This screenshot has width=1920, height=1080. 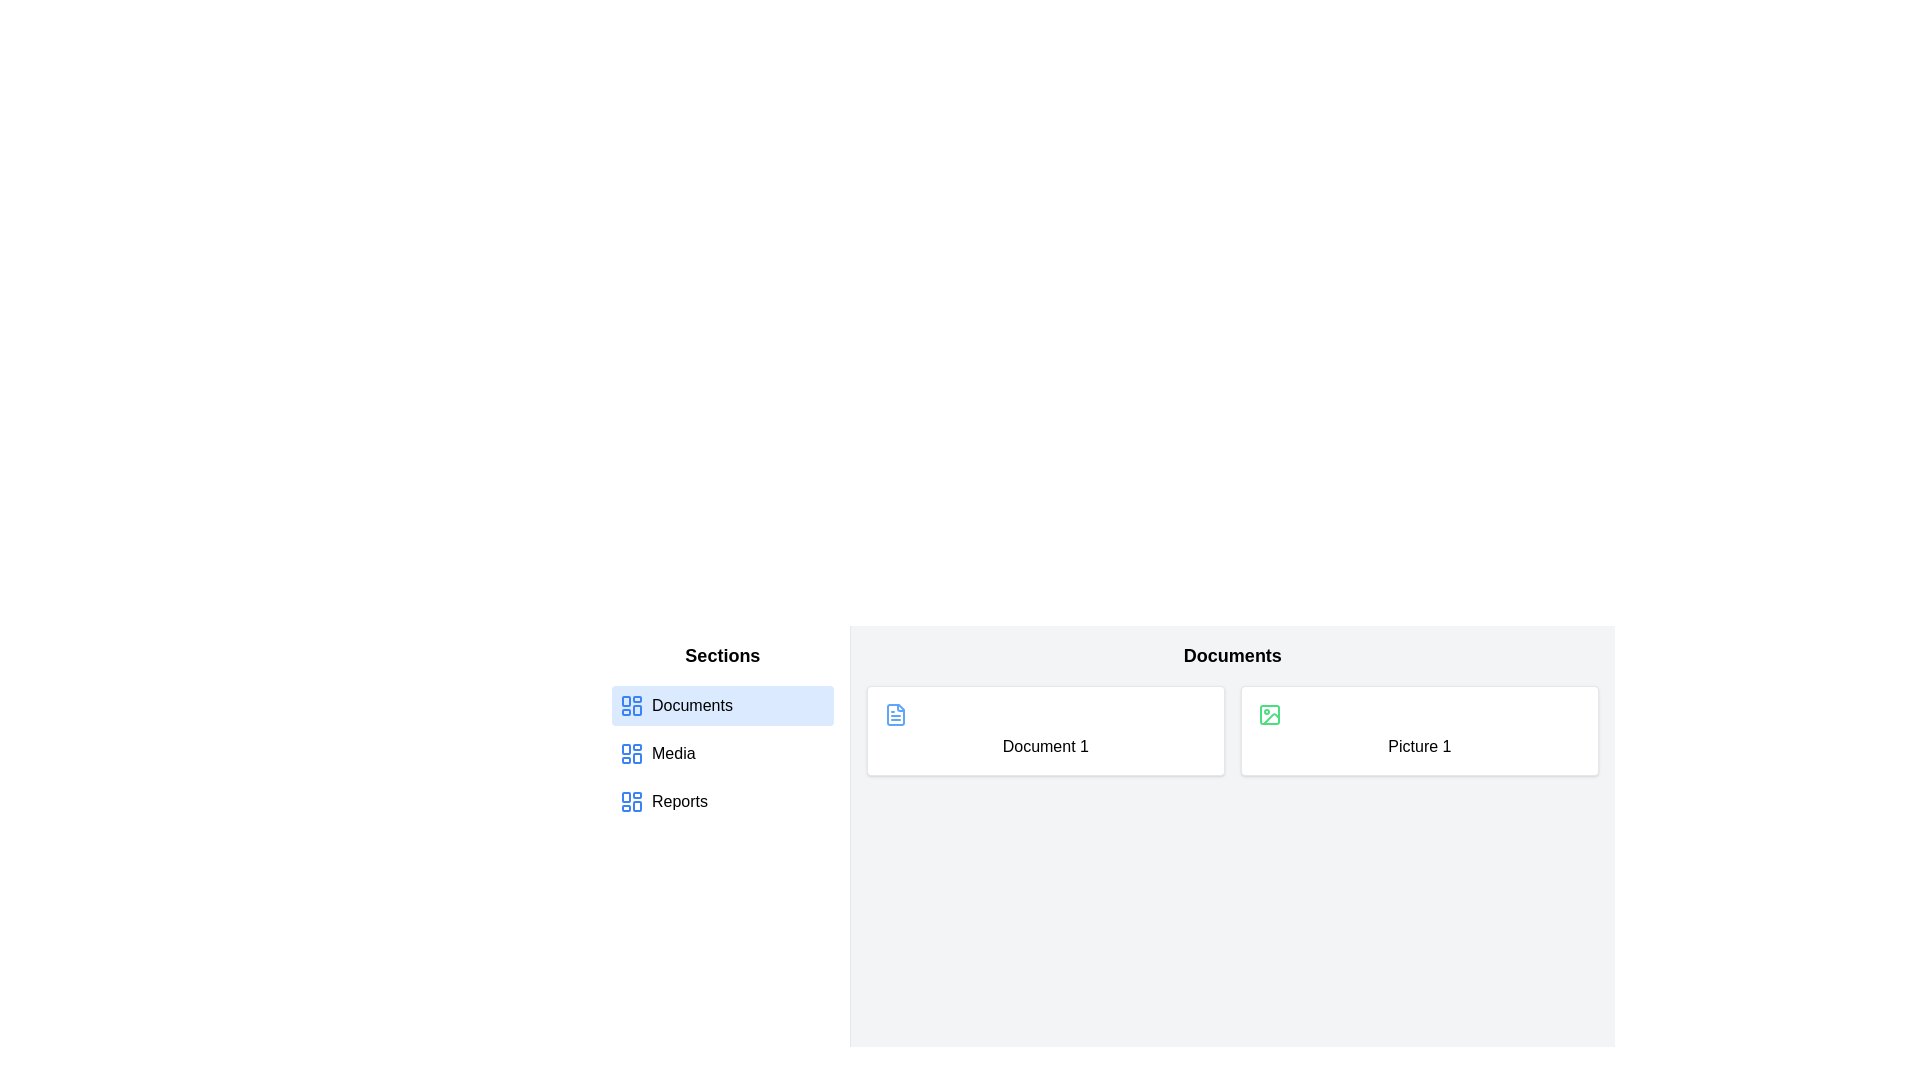 What do you see at coordinates (1419, 747) in the screenshot?
I see `text from the Label displaying 'Picture 1', which is positioned under an image icon within the Documents section of the UI` at bounding box center [1419, 747].